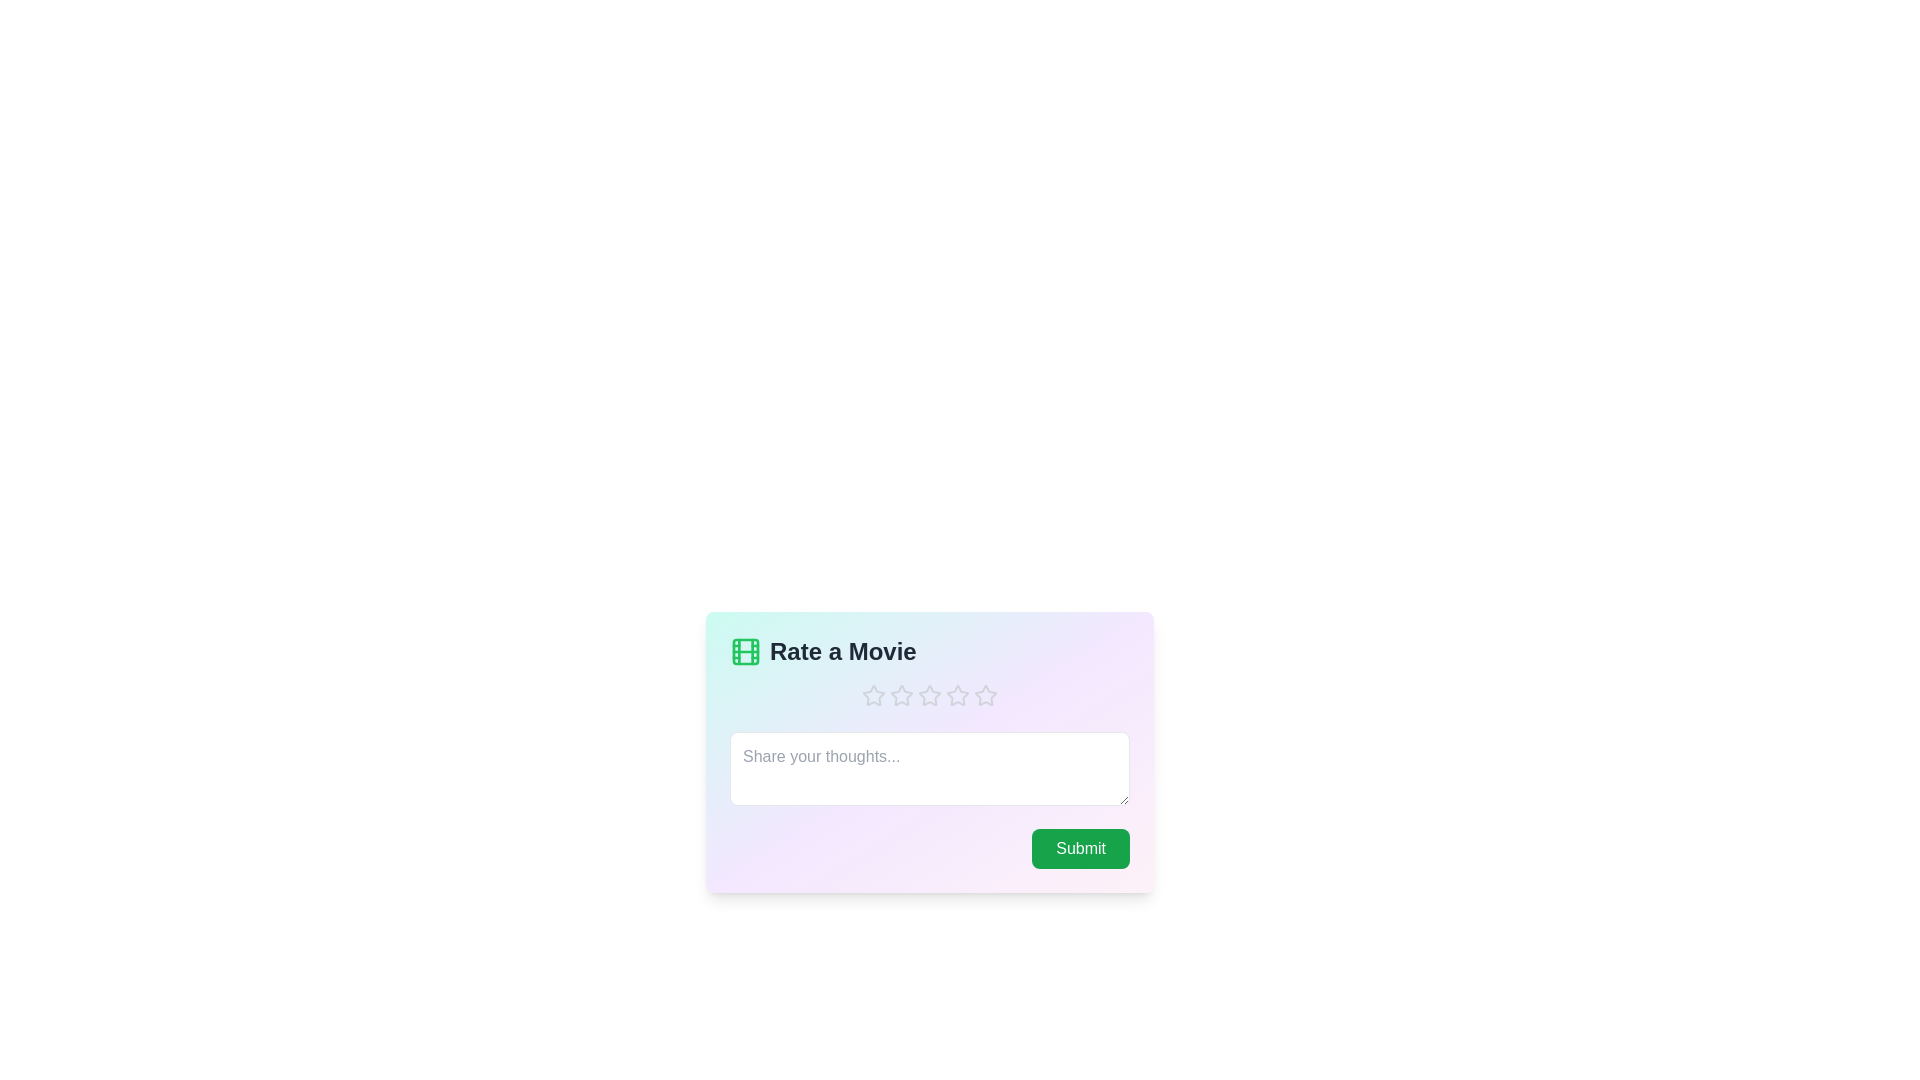  Describe the element at coordinates (985, 694) in the screenshot. I see `the star corresponding to the 5 value to set the rating` at that location.